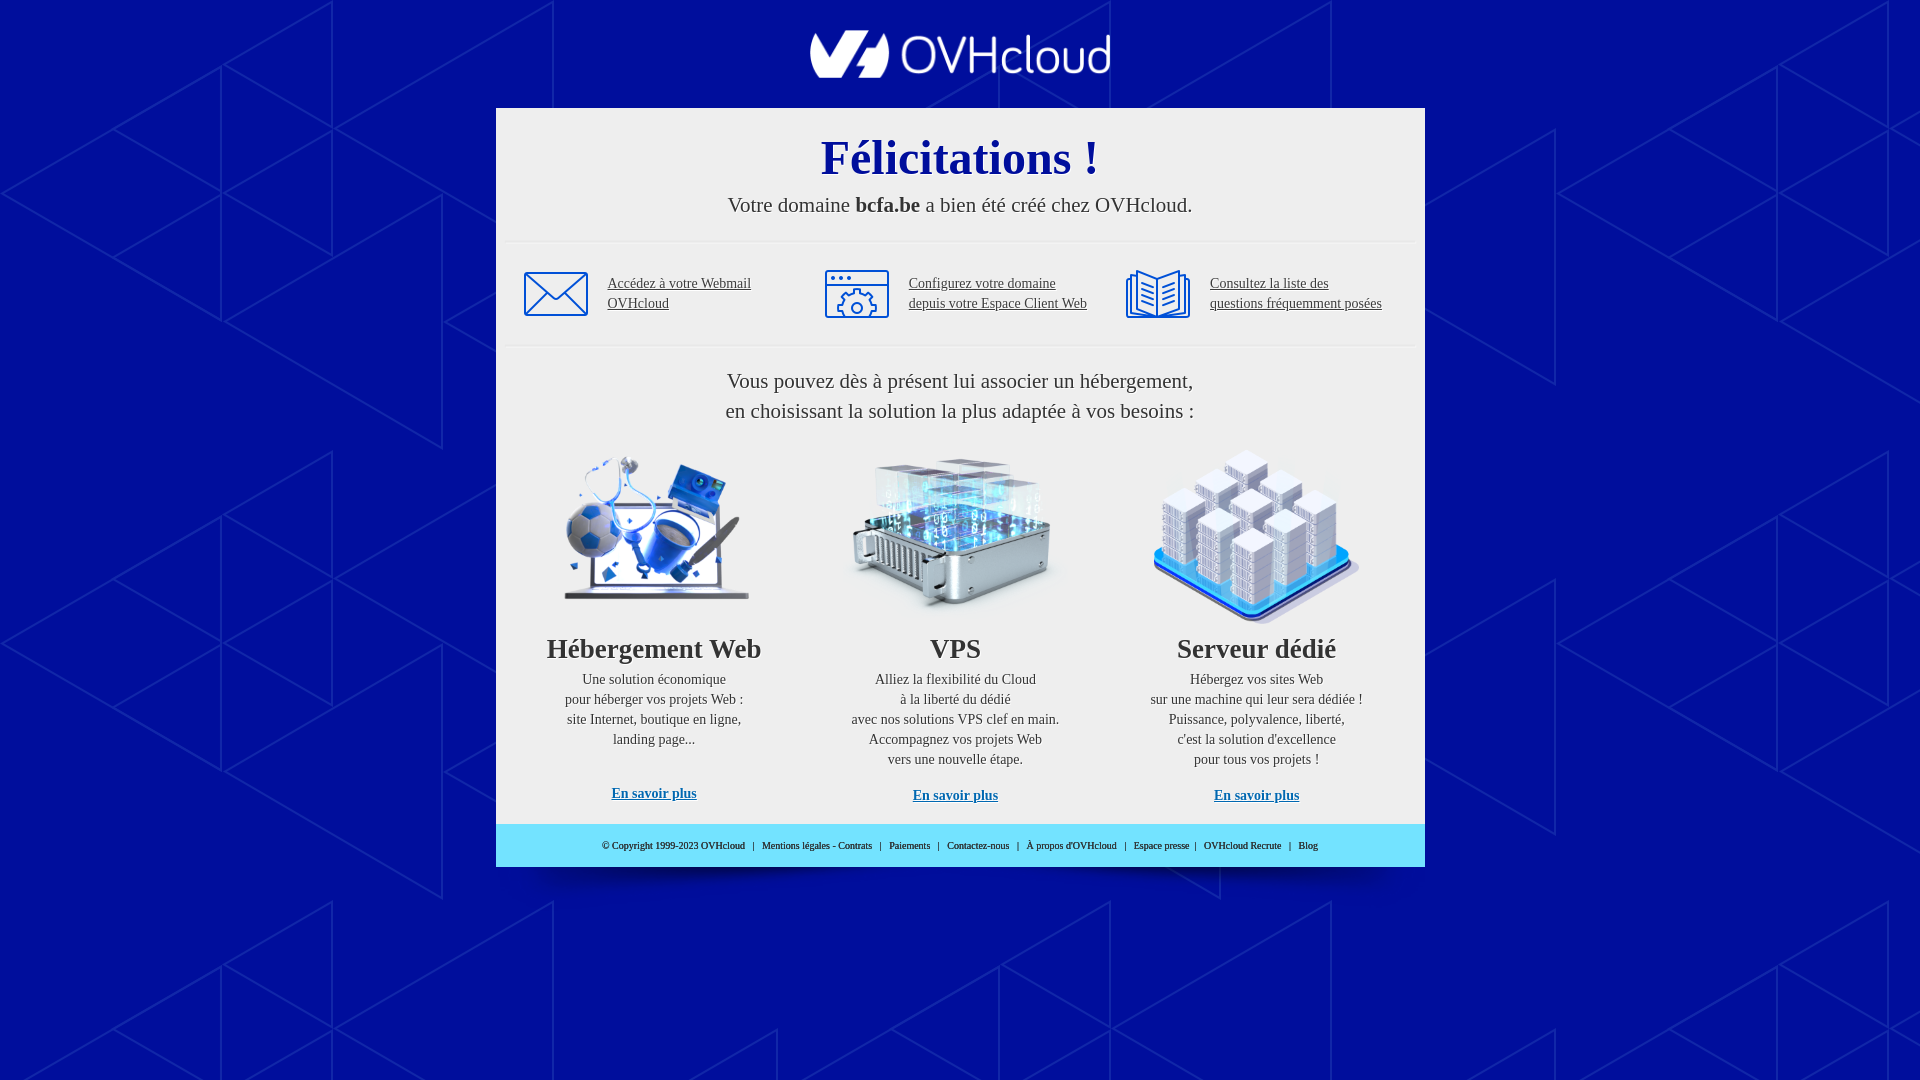 The width and height of the screenshot is (1920, 1080). What do you see at coordinates (960, 71) in the screenshot?
I see `'OVHcloud'` at bounding box center [960, 71].